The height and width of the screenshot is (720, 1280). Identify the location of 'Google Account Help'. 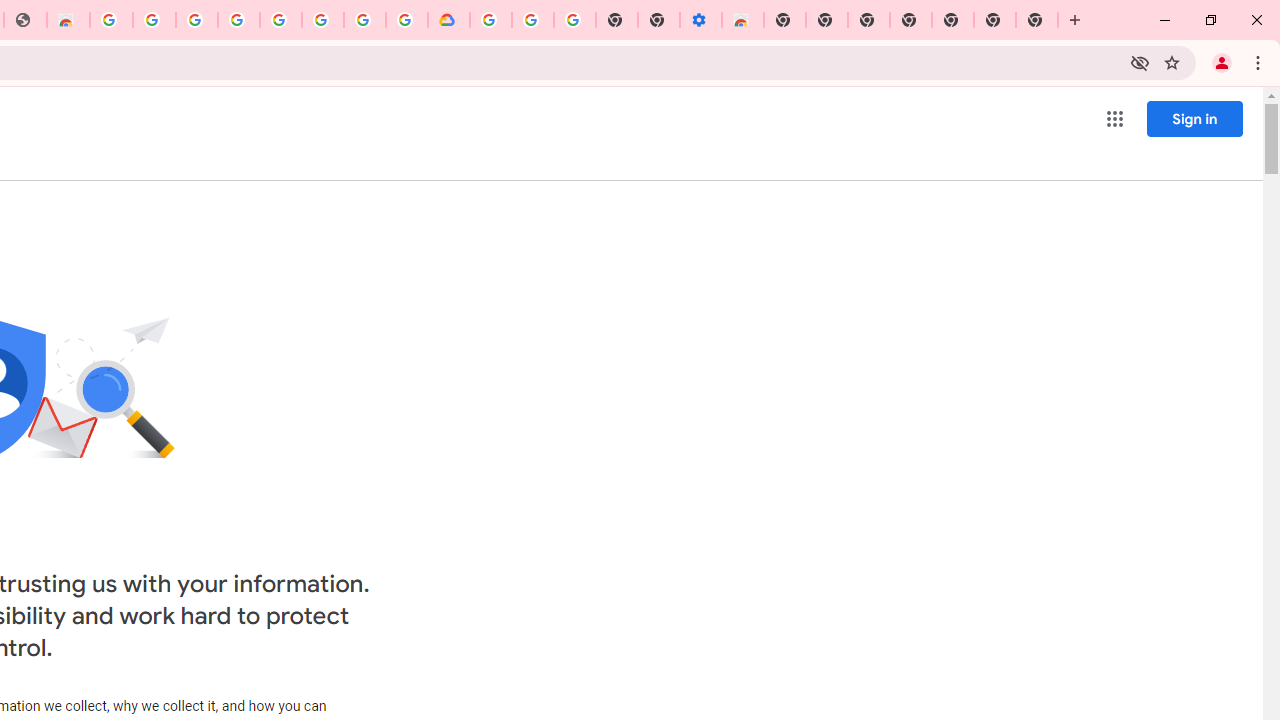
(533, 20).